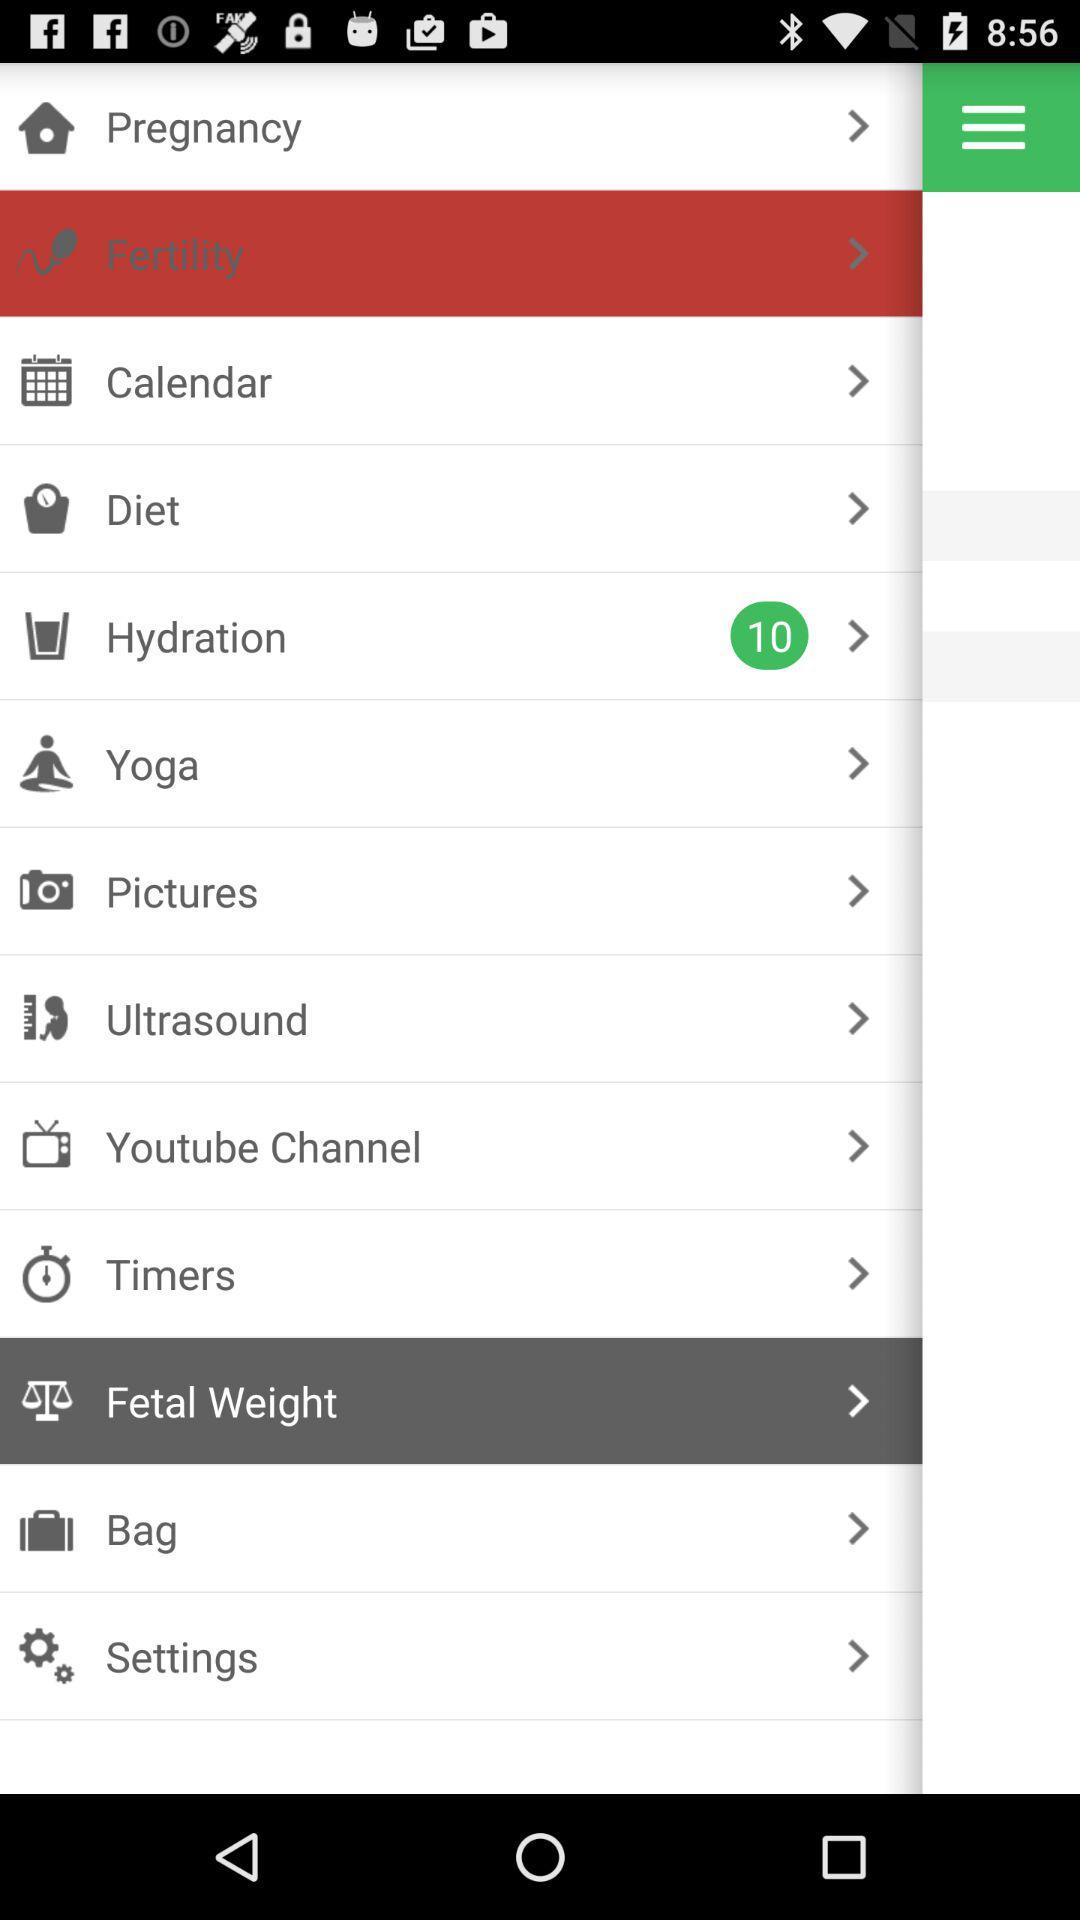 This screenshot has height=1920, width=1080. I want to click on open/close menu, so click(993, 126).